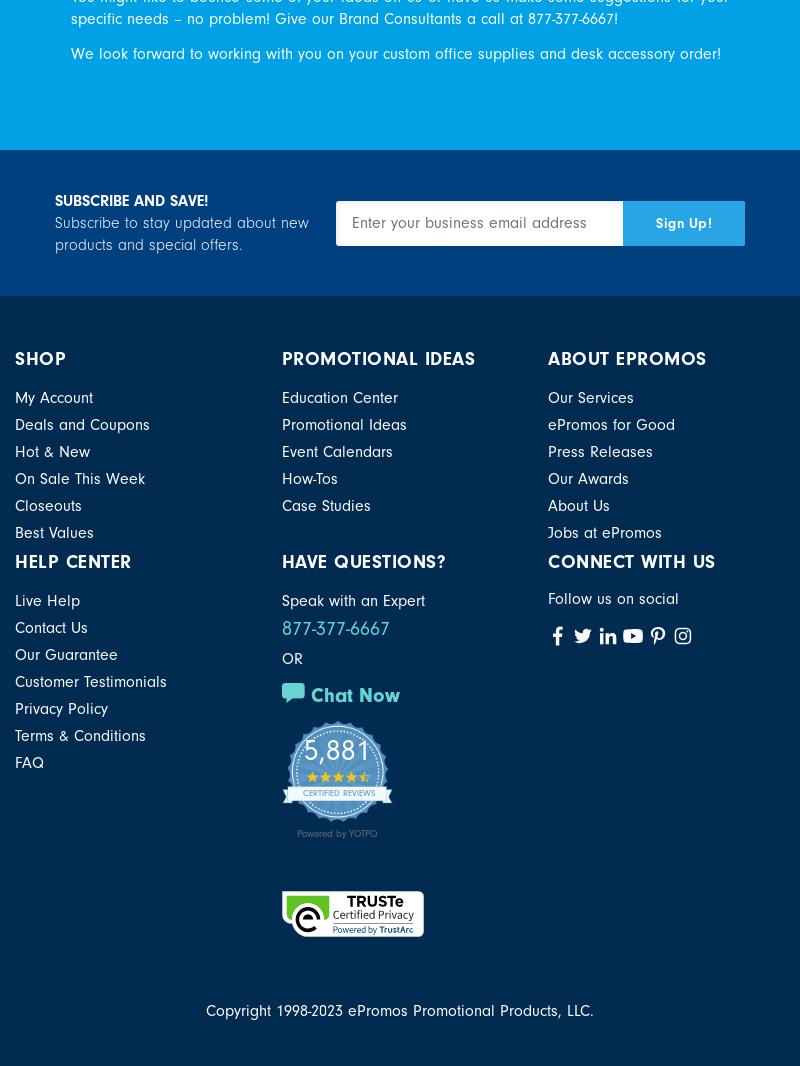 The height and width of the screenshot is (1066, 800). Describe the element at coordinates (352, 600) in the screenshot. I see `'Speak with an Expert'` at that location.